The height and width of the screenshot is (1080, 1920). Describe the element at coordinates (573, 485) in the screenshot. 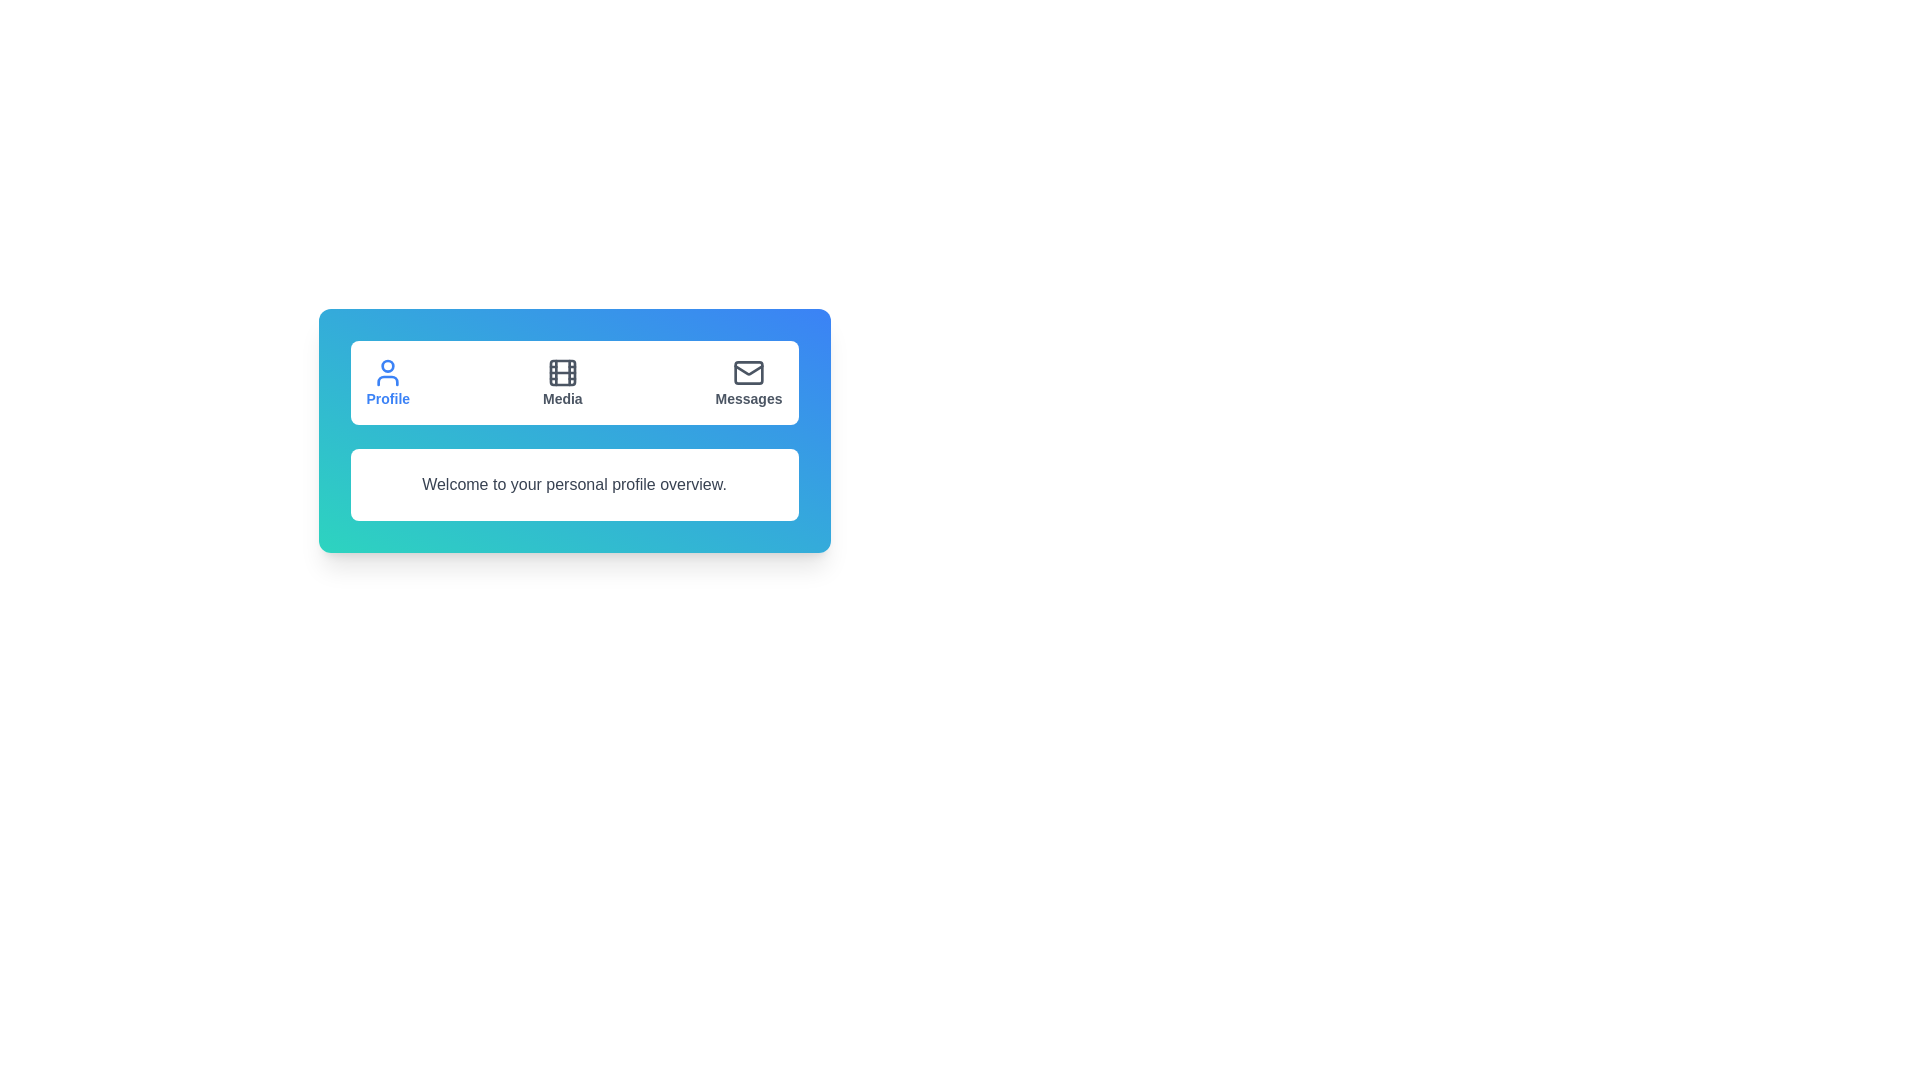

I see `the content area to read the displayed content` at that location.